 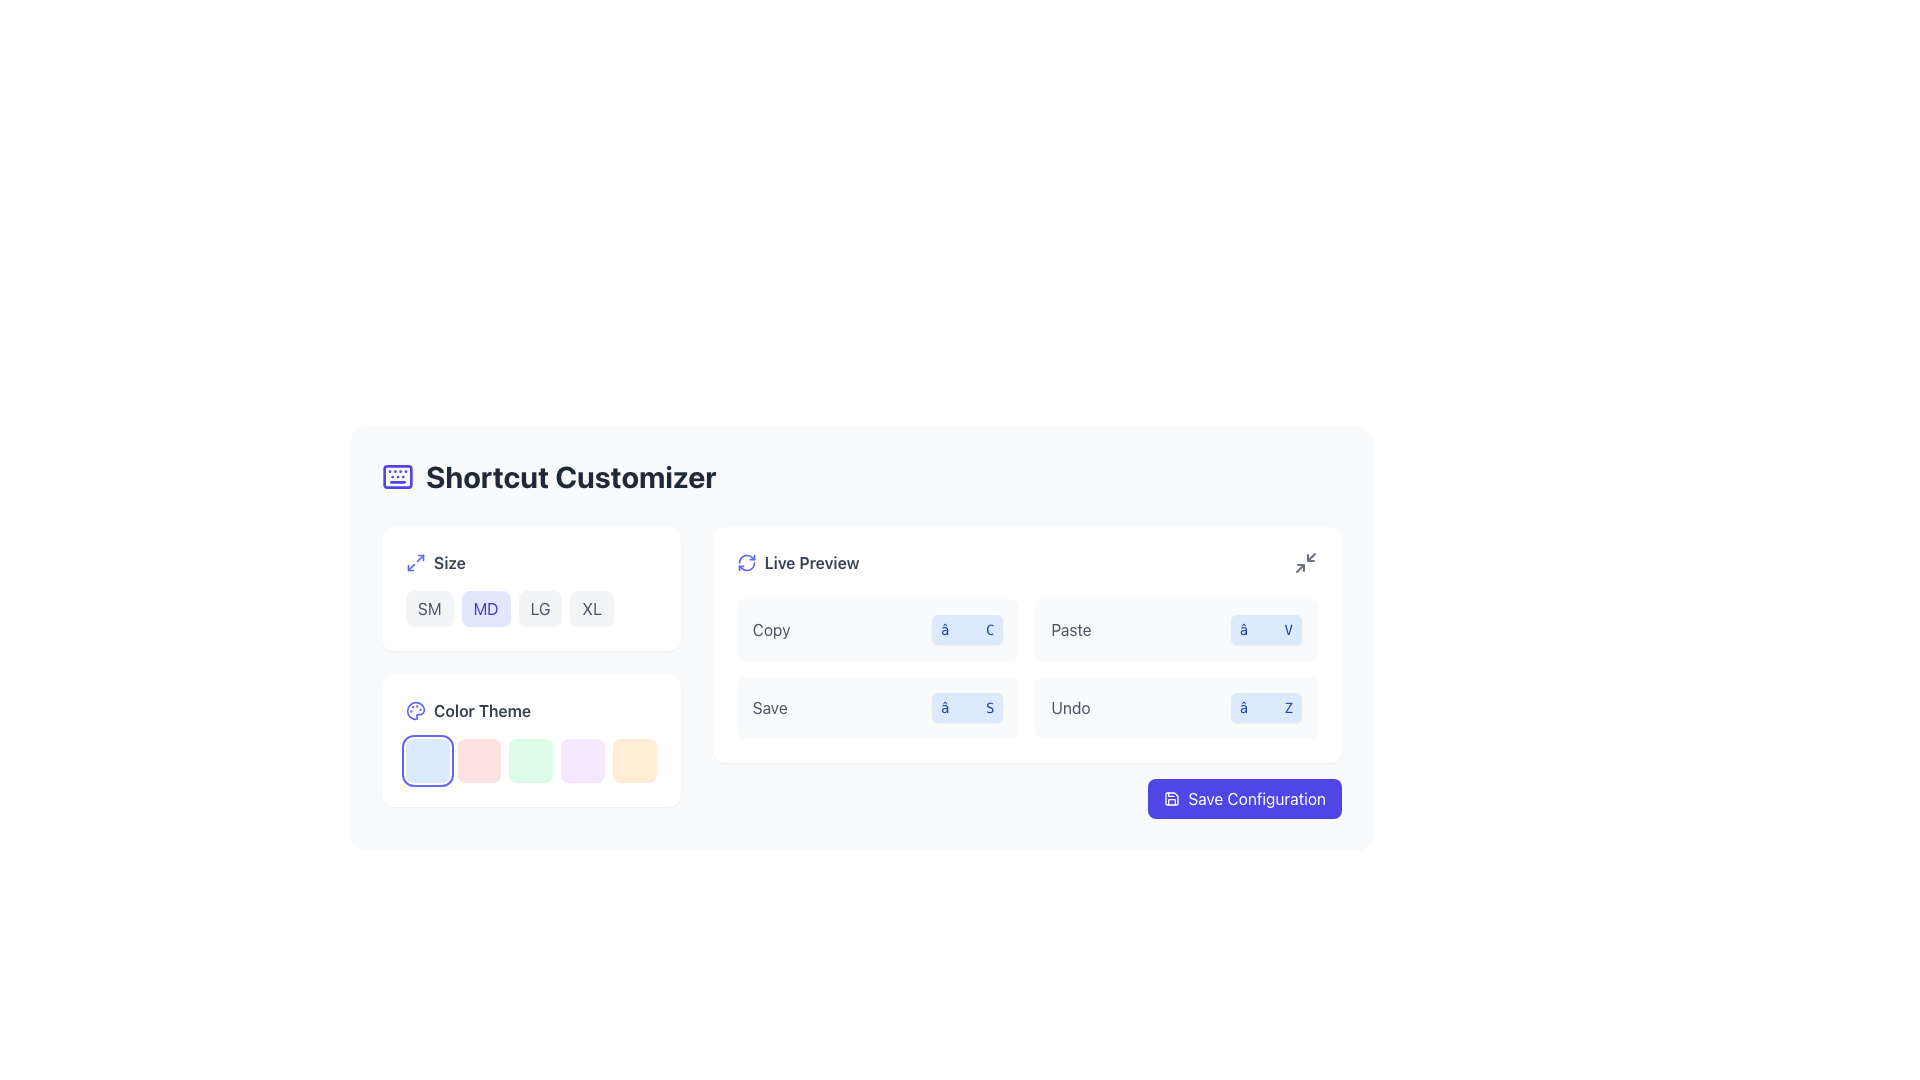 I want to click on the static text label that describes the 'Save' functionality, located in the 'Live Preview' section, beneath the 'Copy' and 'Paste' options, so click(x=769, y=707).